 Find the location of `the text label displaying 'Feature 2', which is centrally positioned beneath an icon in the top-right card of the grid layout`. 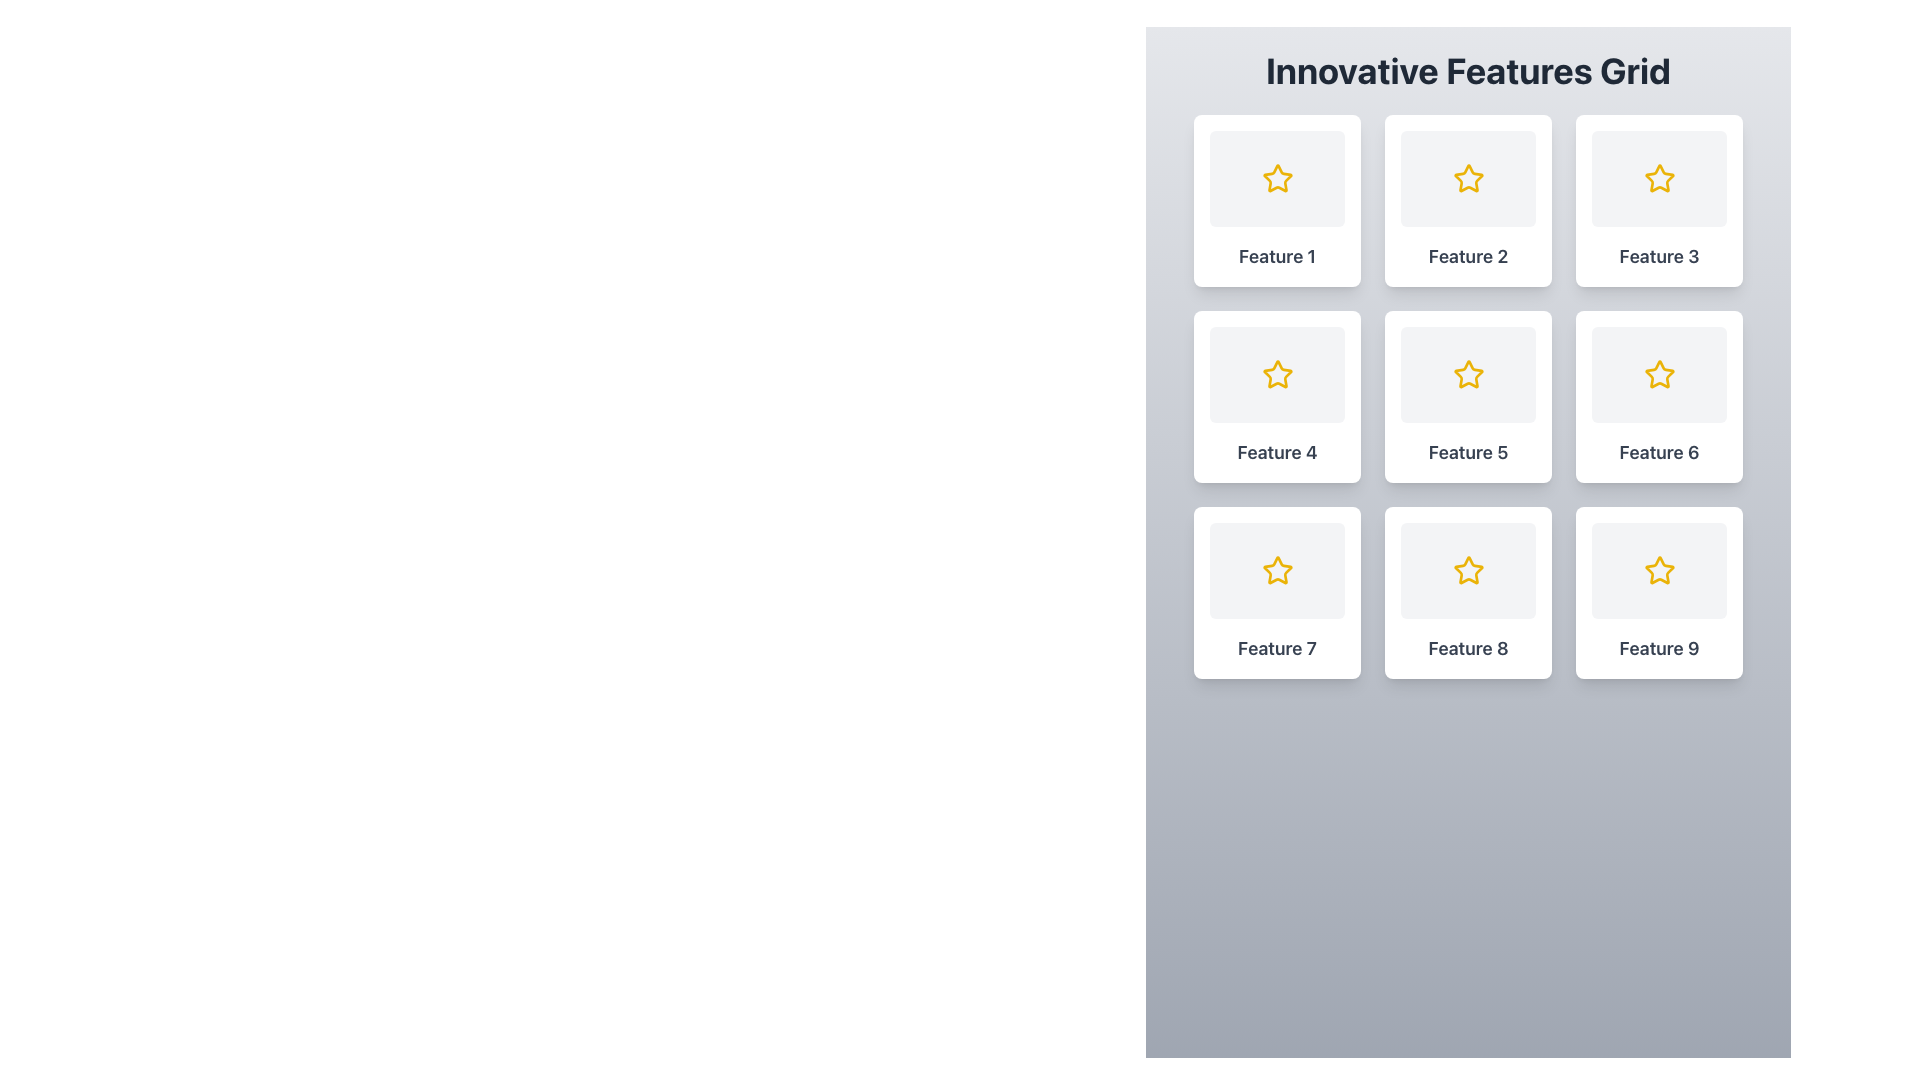

the text label displaying 'Feature 2', which is centrally positioned beneath an icon in the top-right card of the grid layout is located at coordinates (1468, 256).